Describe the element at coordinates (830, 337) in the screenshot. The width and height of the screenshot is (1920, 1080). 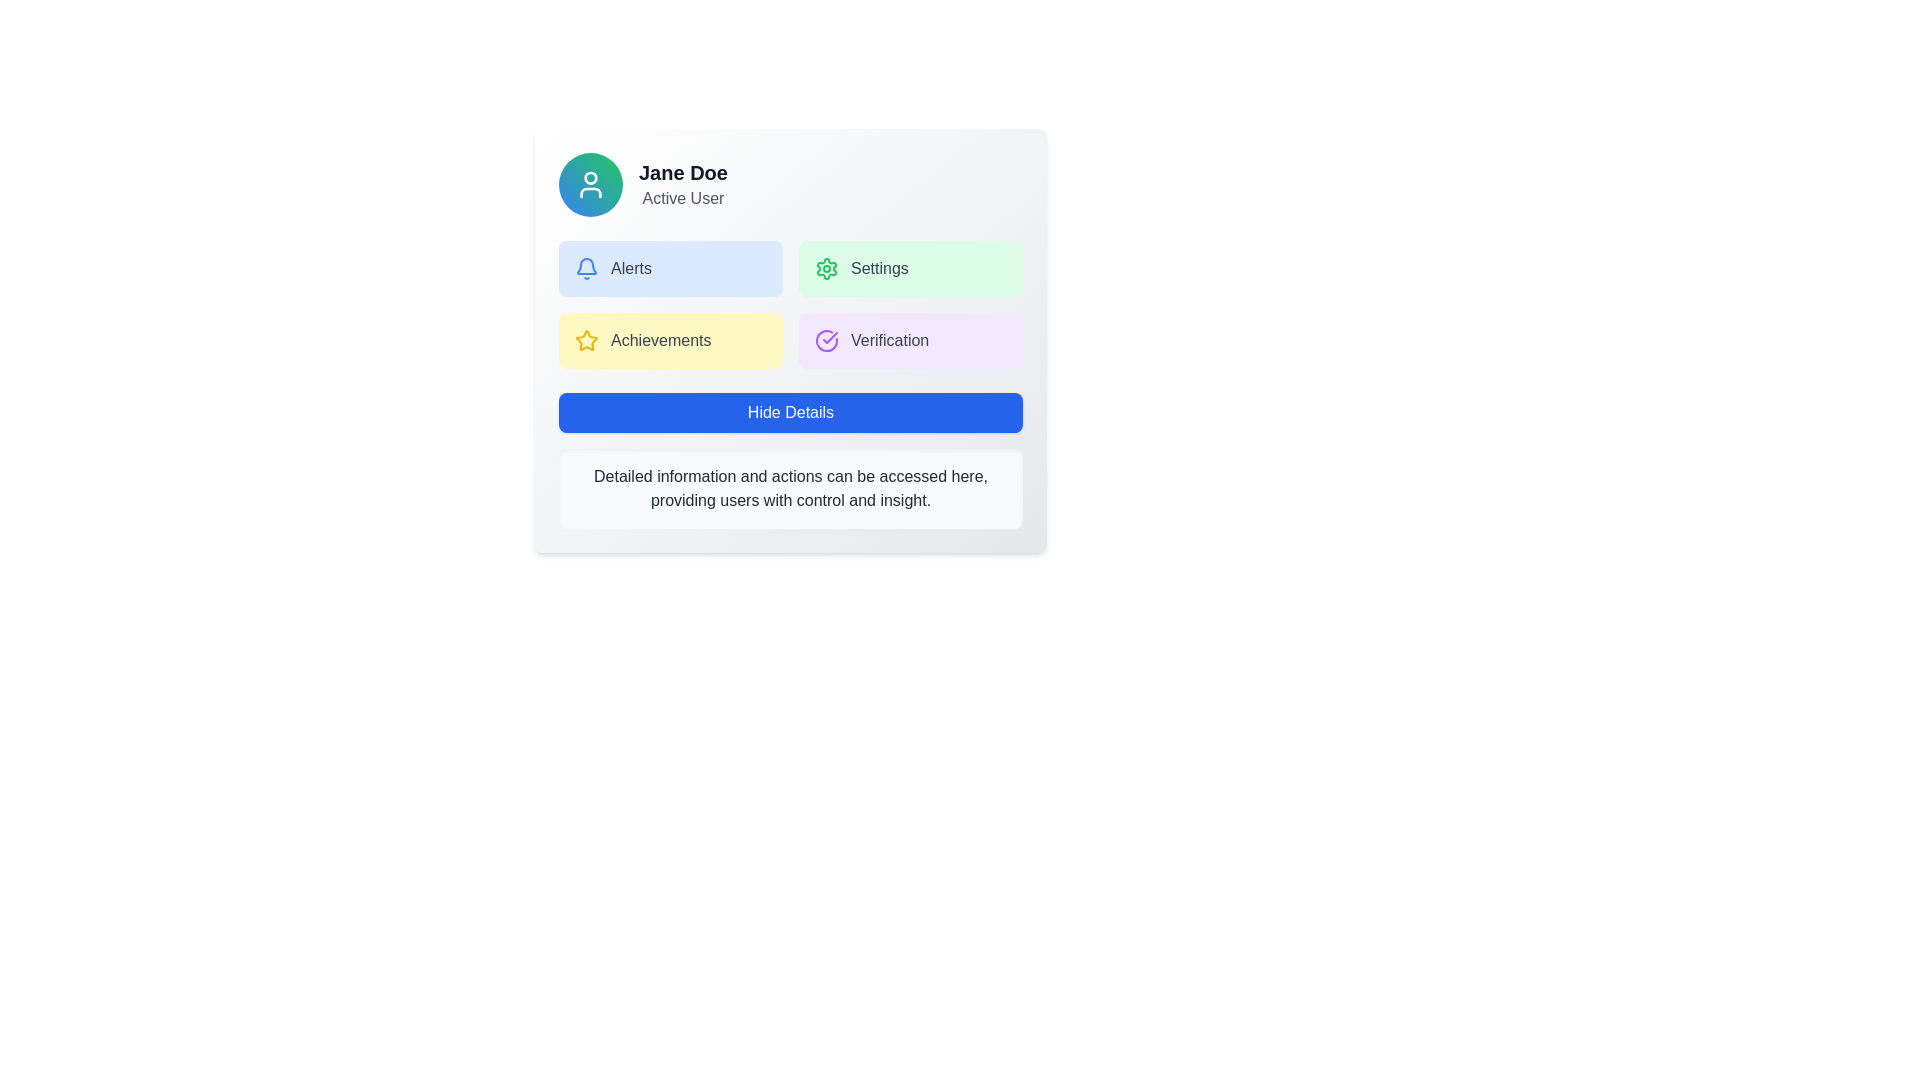
I see `the graphical checkmark shape element inside the SVG, which serves as a visual indicator of completion and is located in the top-left region of the user interface` at that location.